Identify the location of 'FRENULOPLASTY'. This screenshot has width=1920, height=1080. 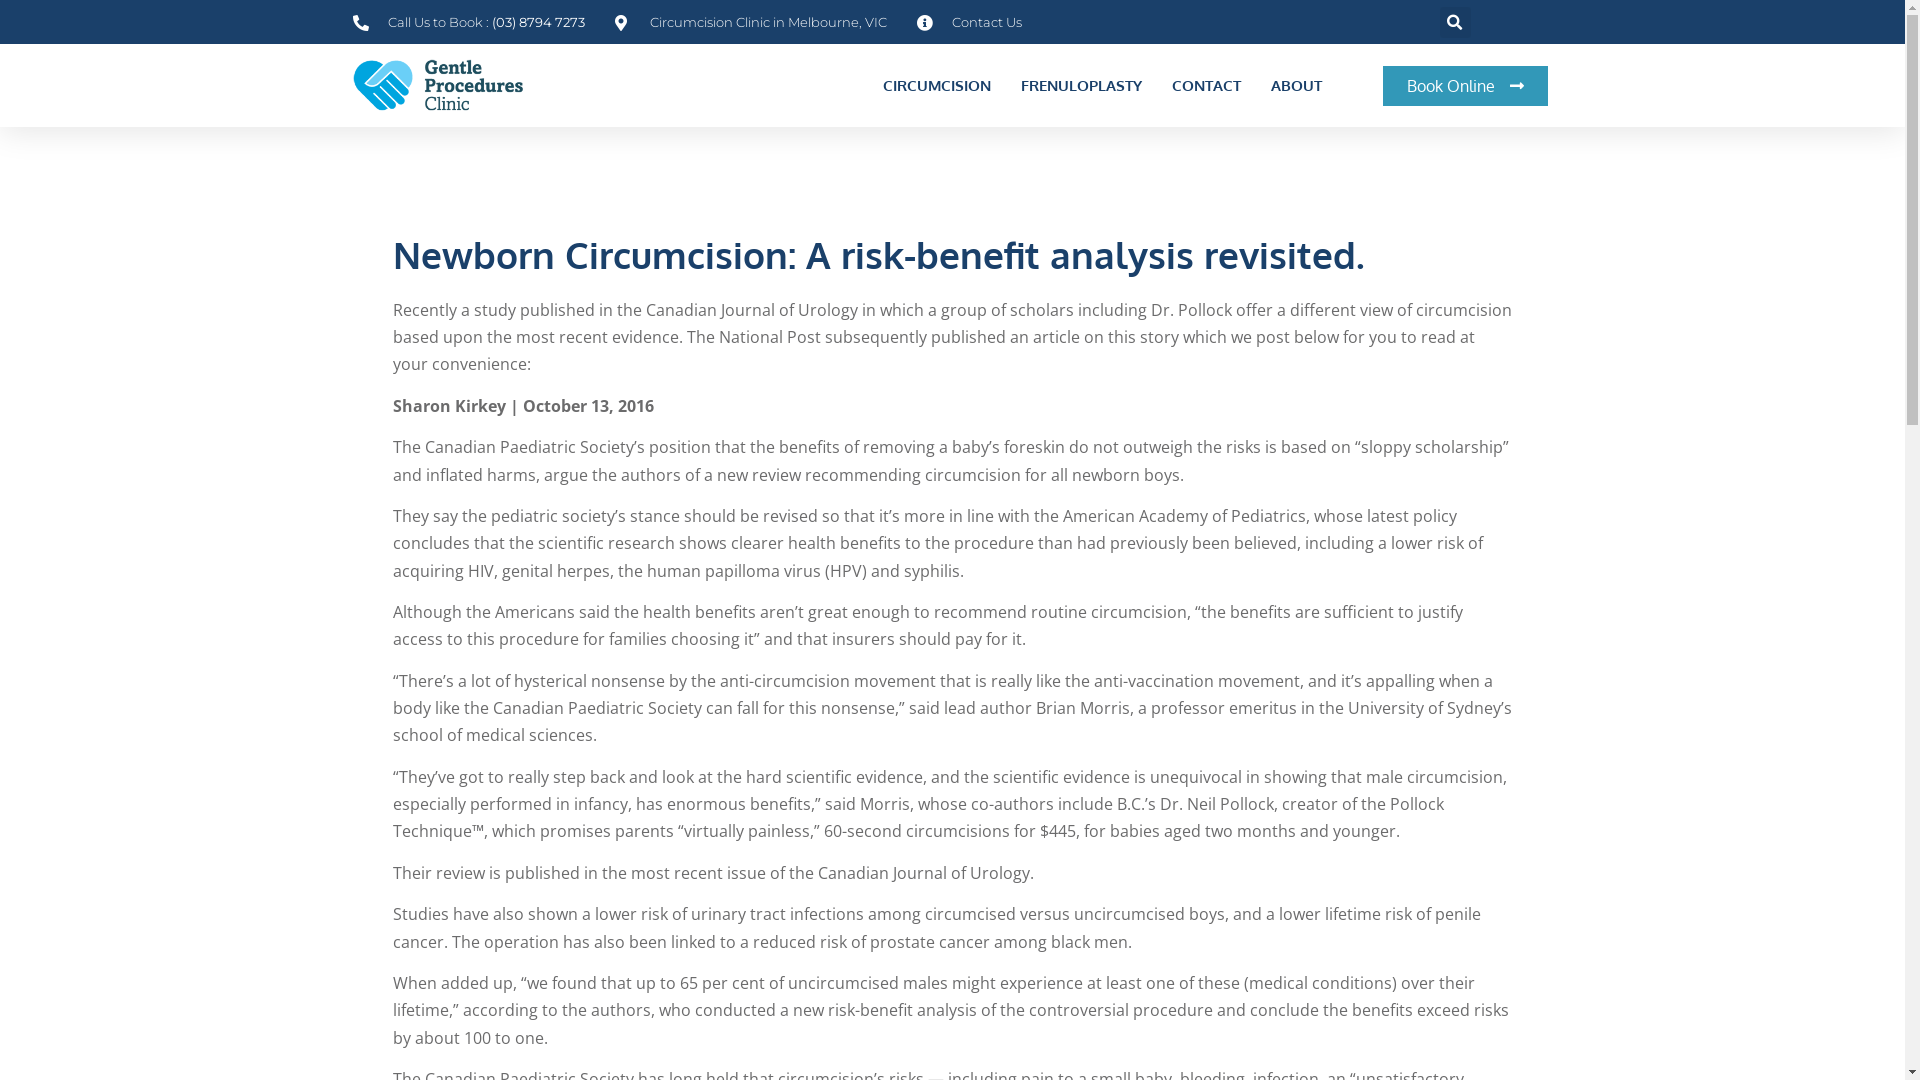
(1080, 84).